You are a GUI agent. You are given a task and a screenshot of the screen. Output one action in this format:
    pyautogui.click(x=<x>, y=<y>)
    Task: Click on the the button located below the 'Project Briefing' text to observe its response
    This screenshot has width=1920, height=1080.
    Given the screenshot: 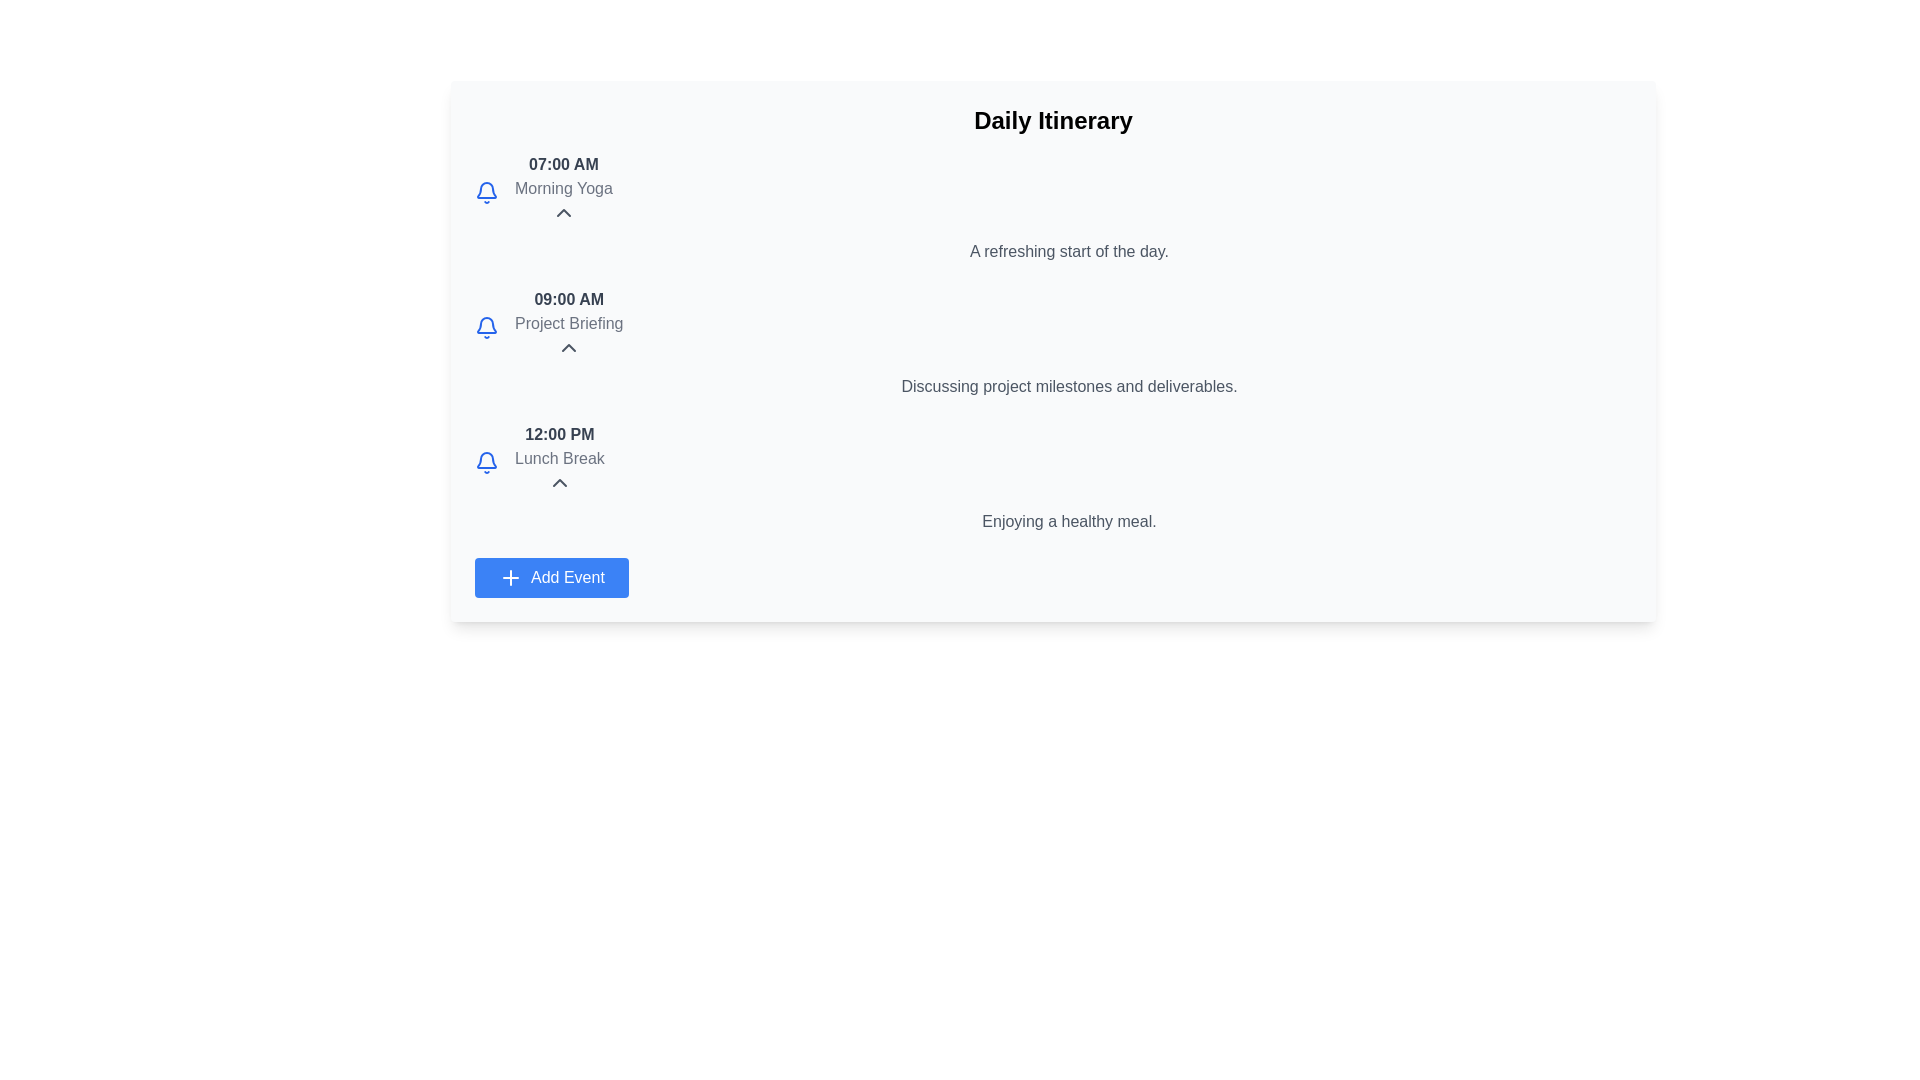 What is the action you would take?
    pyautogui.click(x=568, y=346)
    